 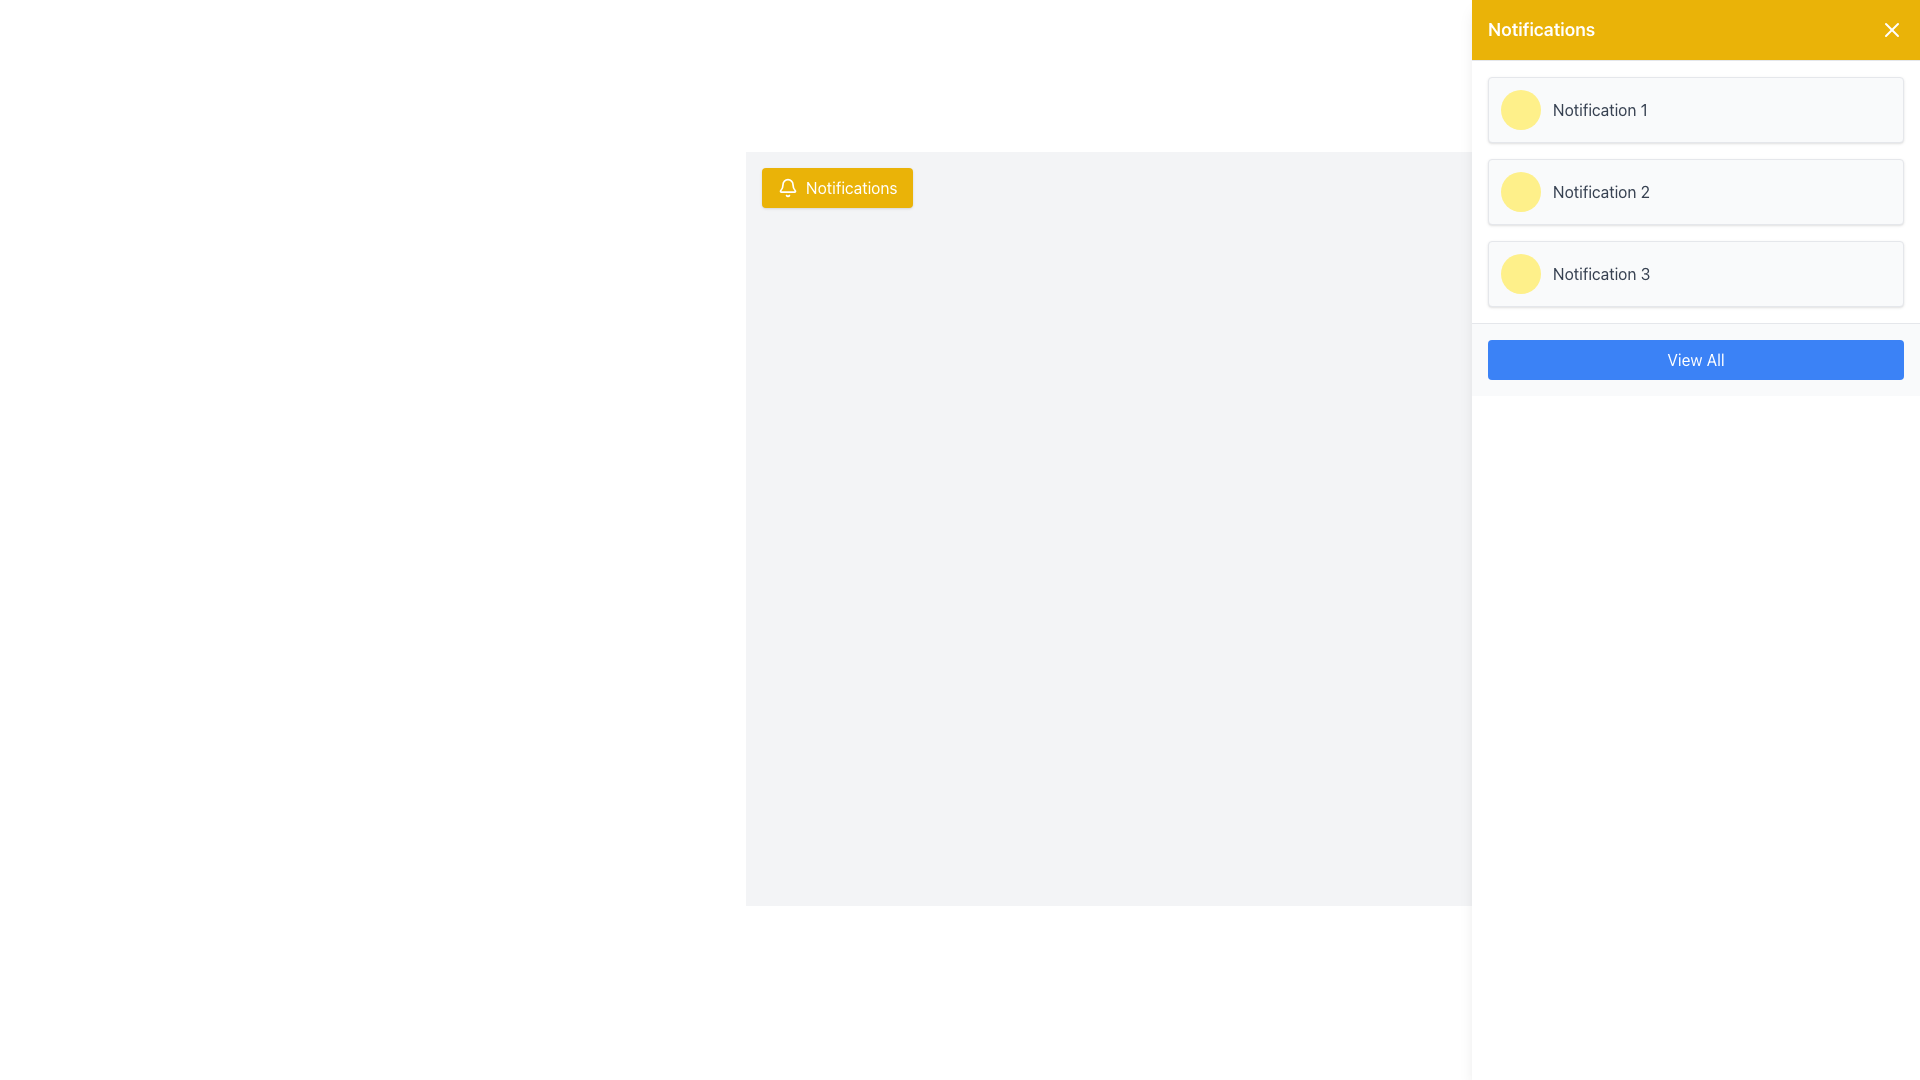 I want to click on the yellow circular indicator located on the left side of the 'Notification 3' bar in the notifications panel, so click(x=1520, y=273).